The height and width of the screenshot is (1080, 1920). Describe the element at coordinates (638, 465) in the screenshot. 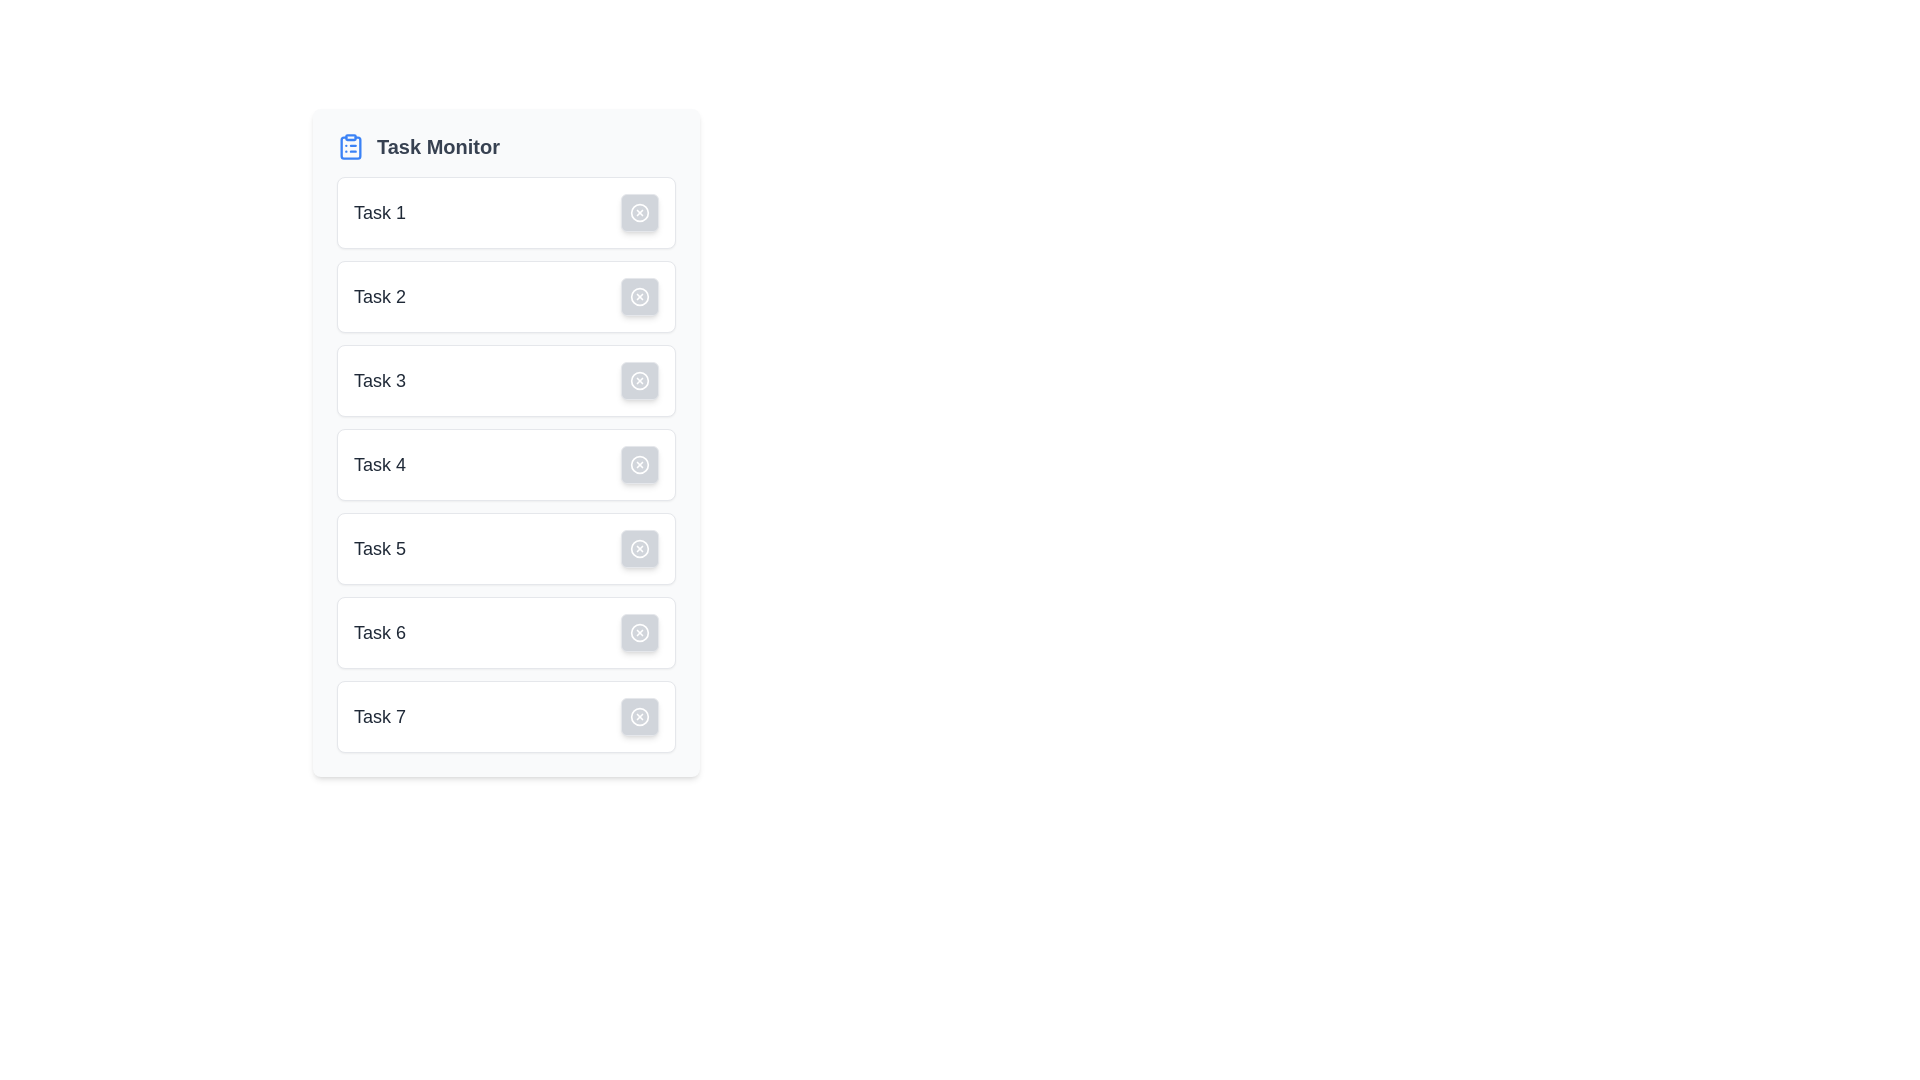

I see `the rounded button with a circular border and an 'X' shape in the center located in the 'Task Monitor' list of Task 4` at that location.